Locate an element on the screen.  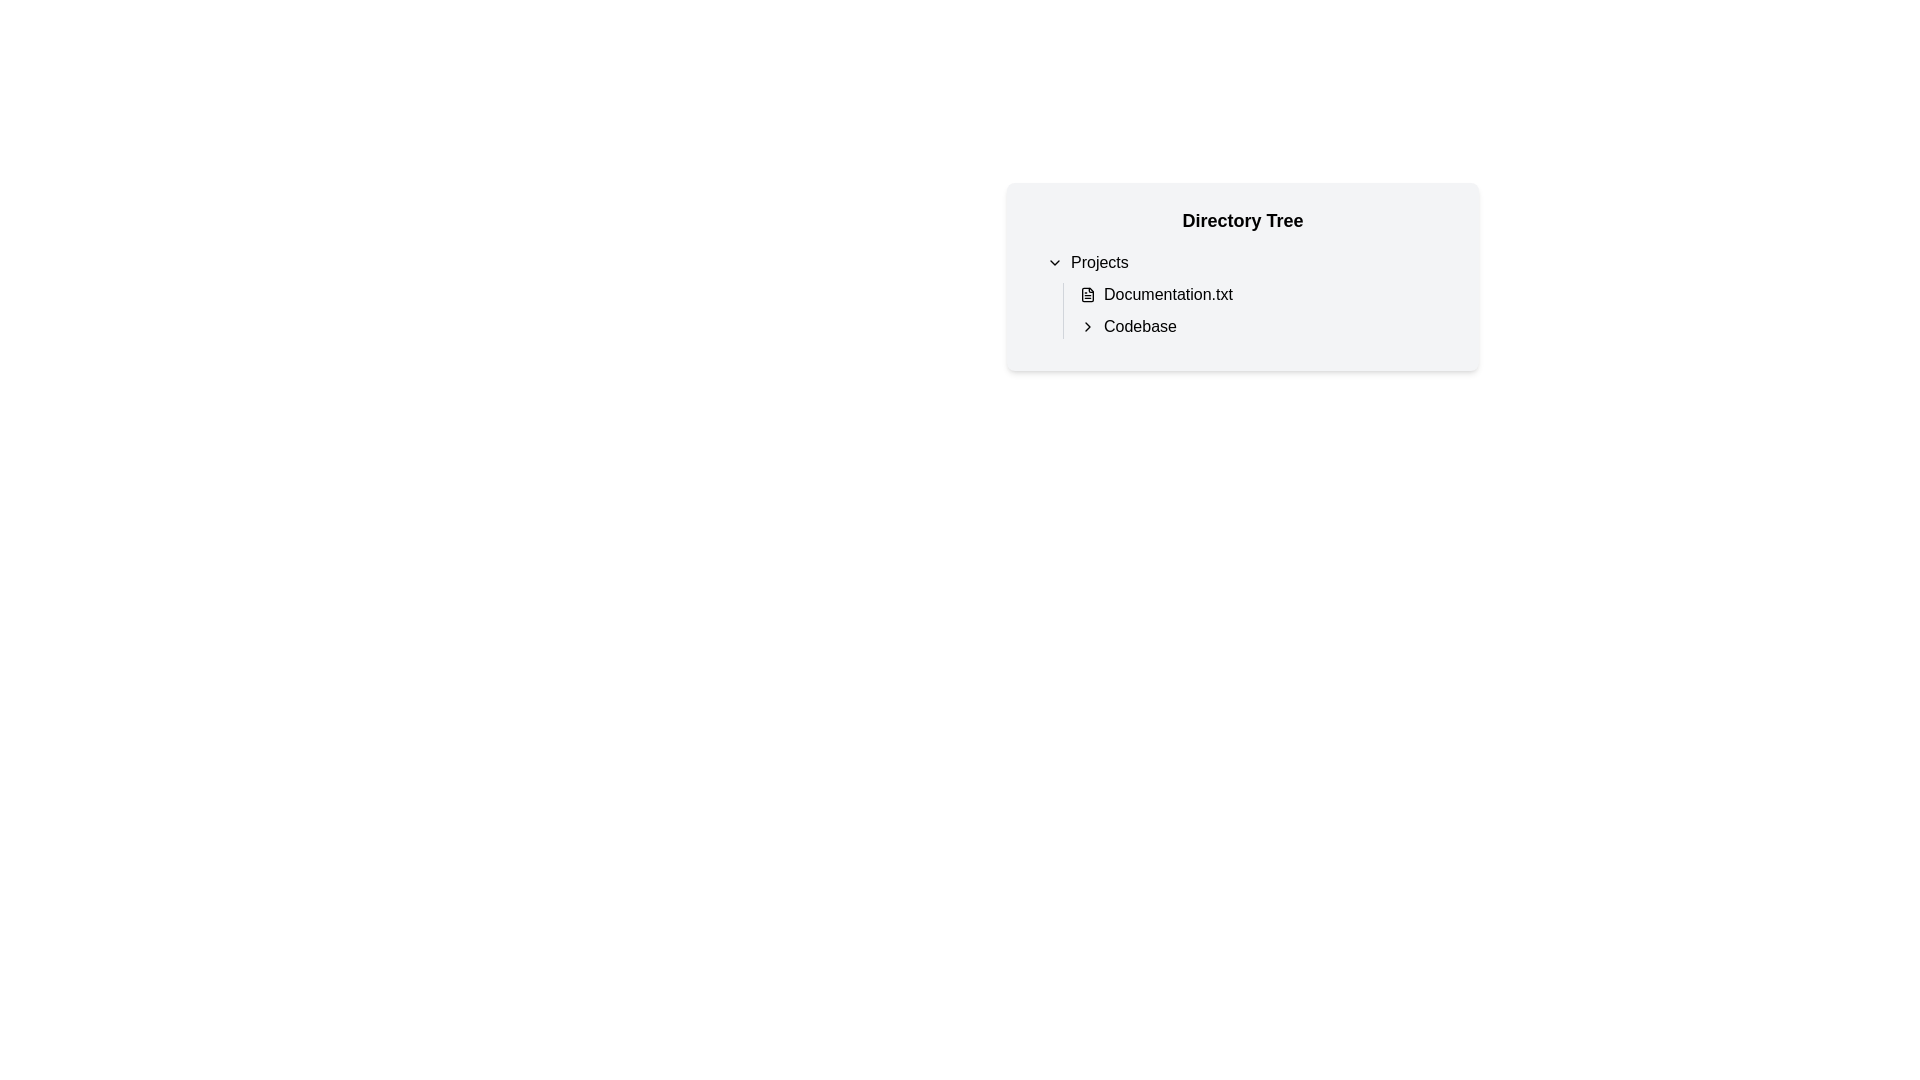
the 'Codebase' static text label in the 'Projects' section of the directory tree interface, which is adjacent to the chevron icon is located at coordinates (1140, 326).